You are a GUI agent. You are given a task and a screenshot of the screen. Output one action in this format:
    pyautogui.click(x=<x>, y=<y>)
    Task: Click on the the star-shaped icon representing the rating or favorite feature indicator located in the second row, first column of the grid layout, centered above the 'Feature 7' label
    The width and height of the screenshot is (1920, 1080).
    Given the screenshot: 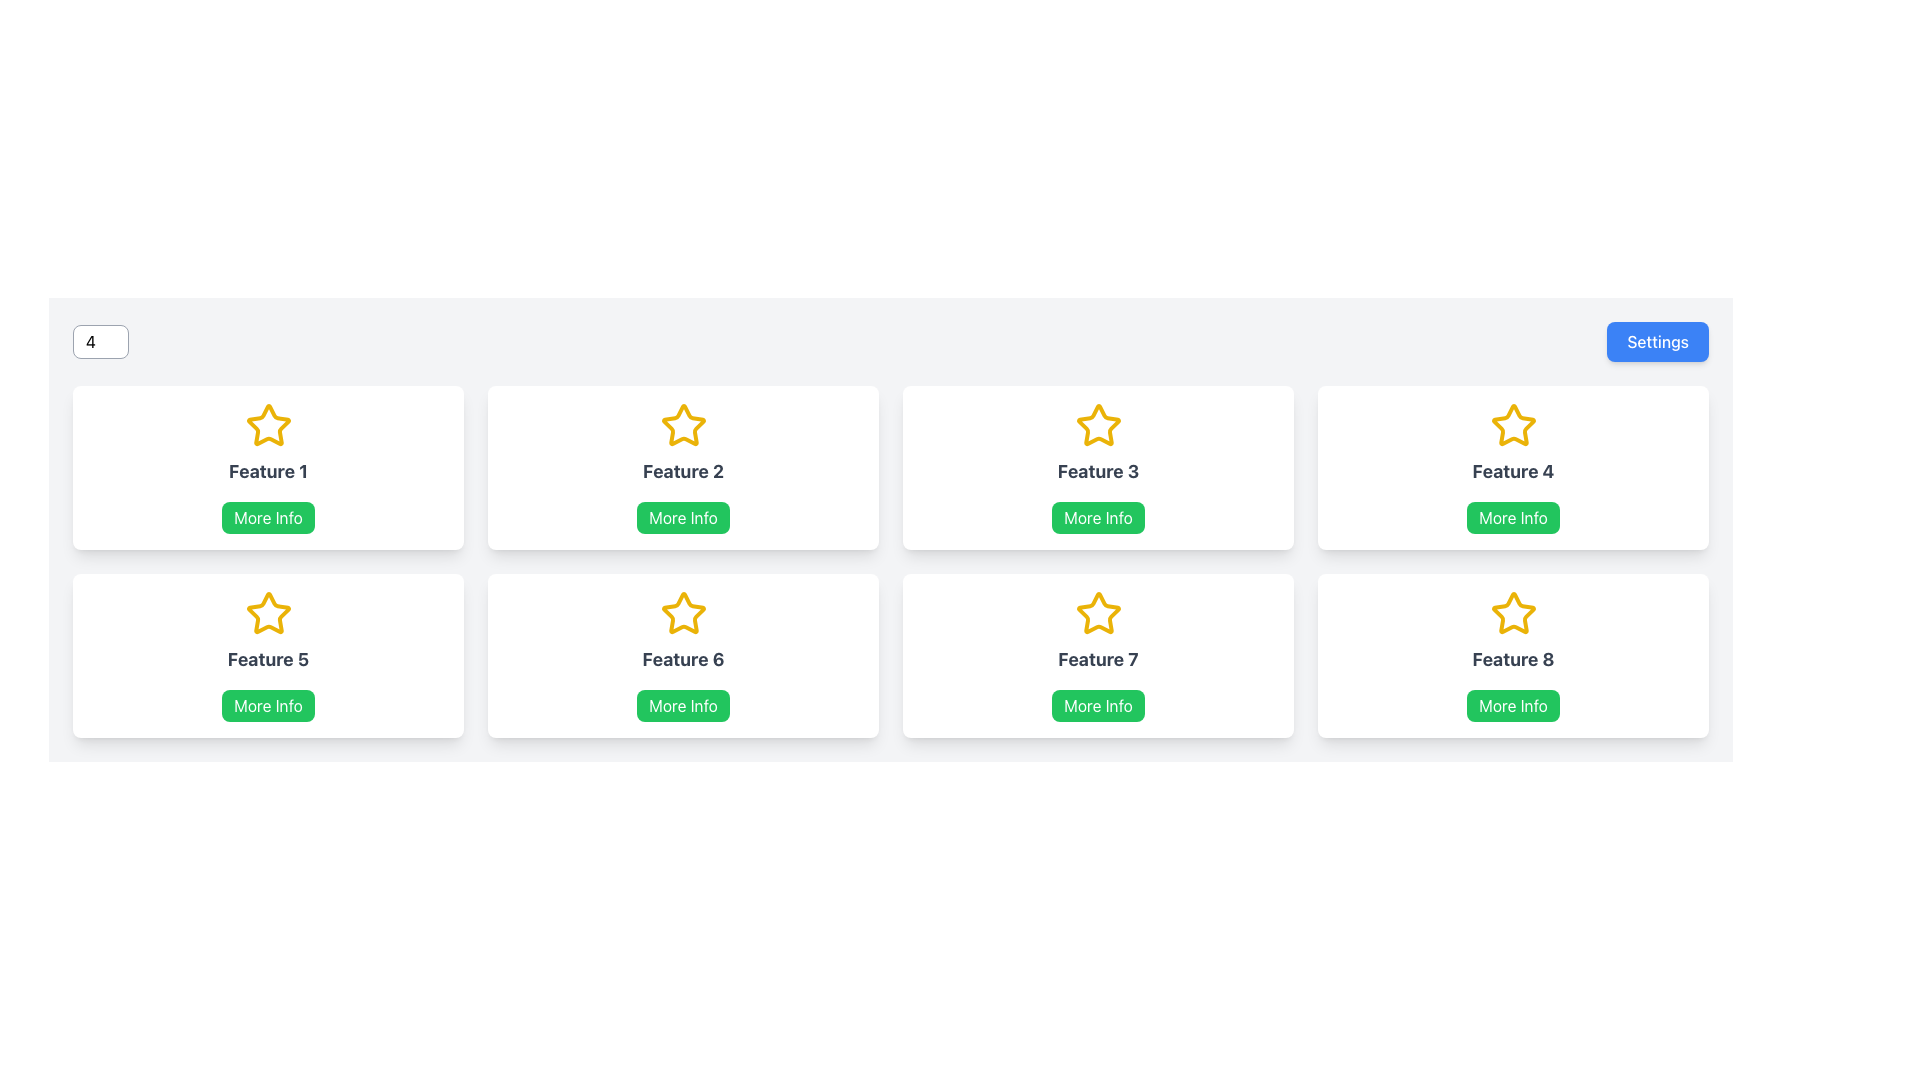 What is the action you would take?
    pyautogui.click(x=1097, y=612)
    